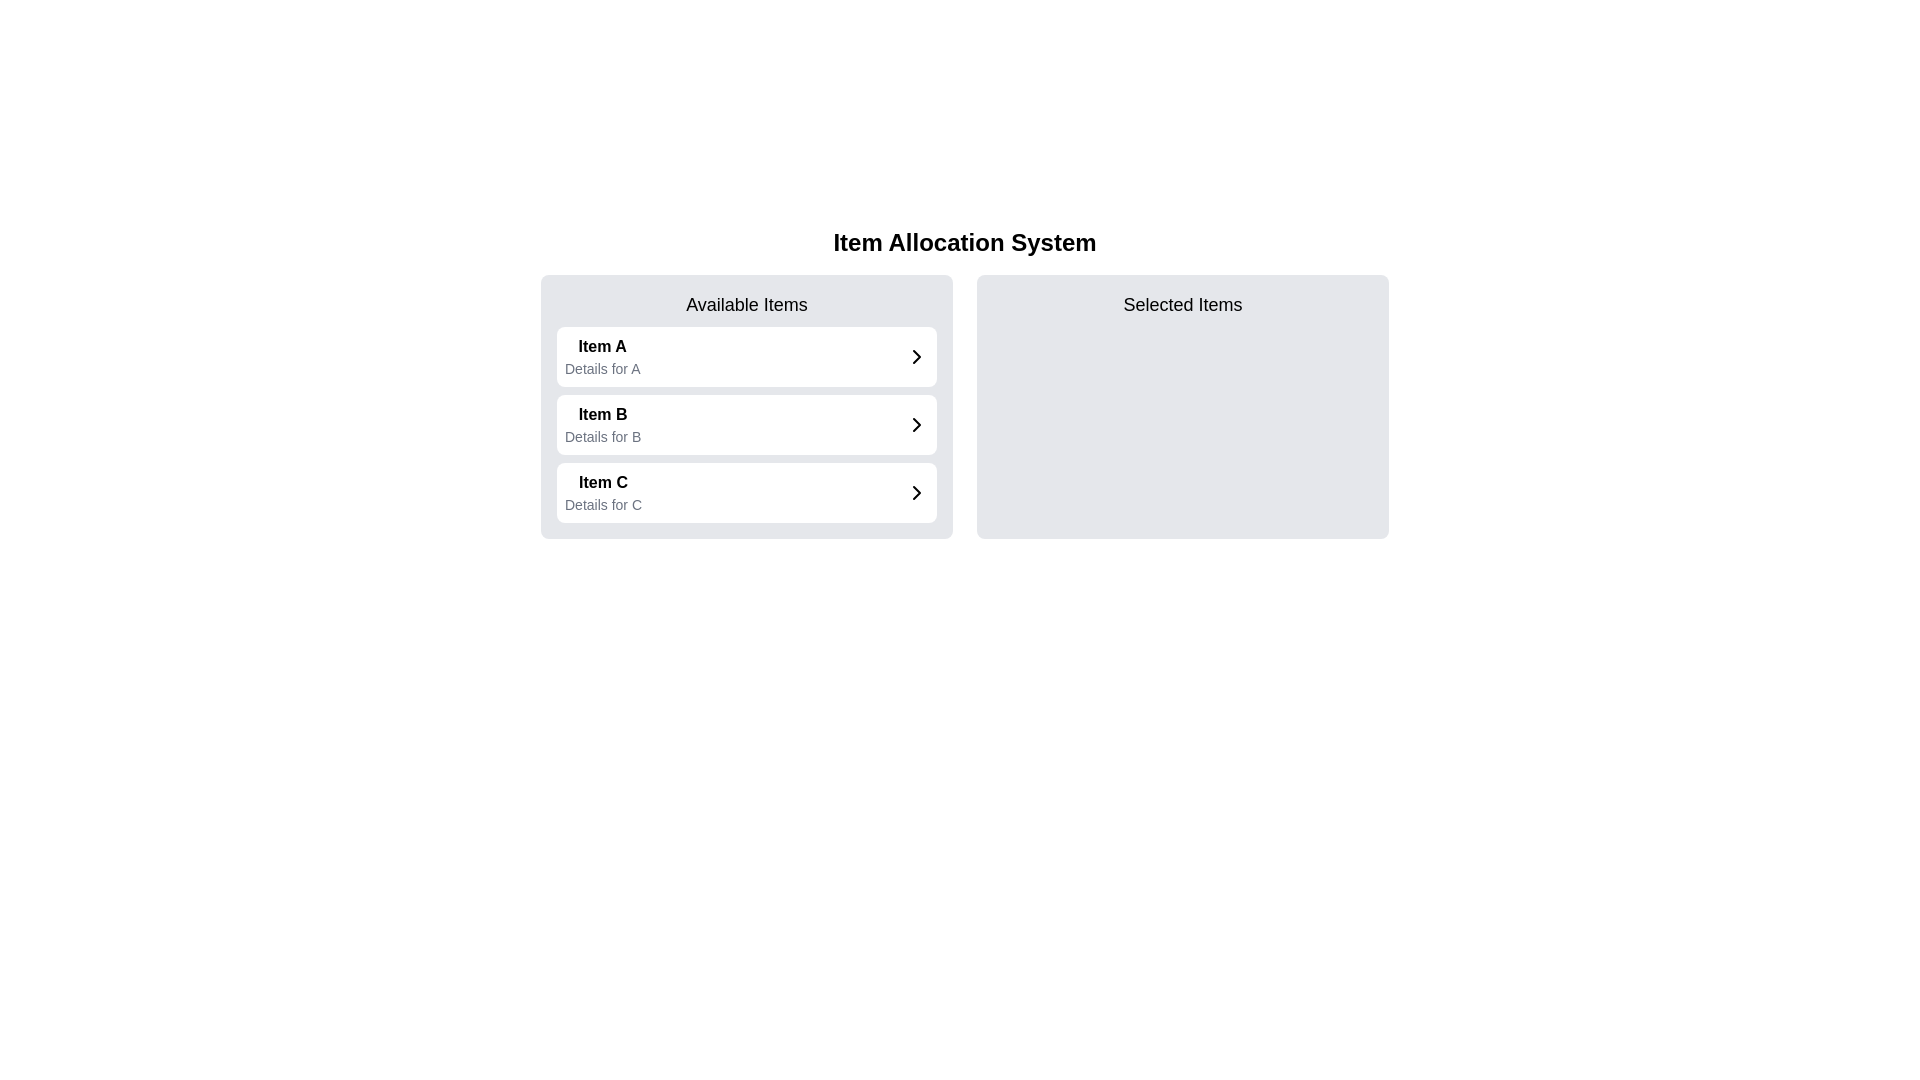 Image resolution: width=1920 pixels, height=1080 pixels. I want to click on the text label displaying 'Item A' in bold black font, which is the first entry in the 'Available Items' section, so click(601, 346).